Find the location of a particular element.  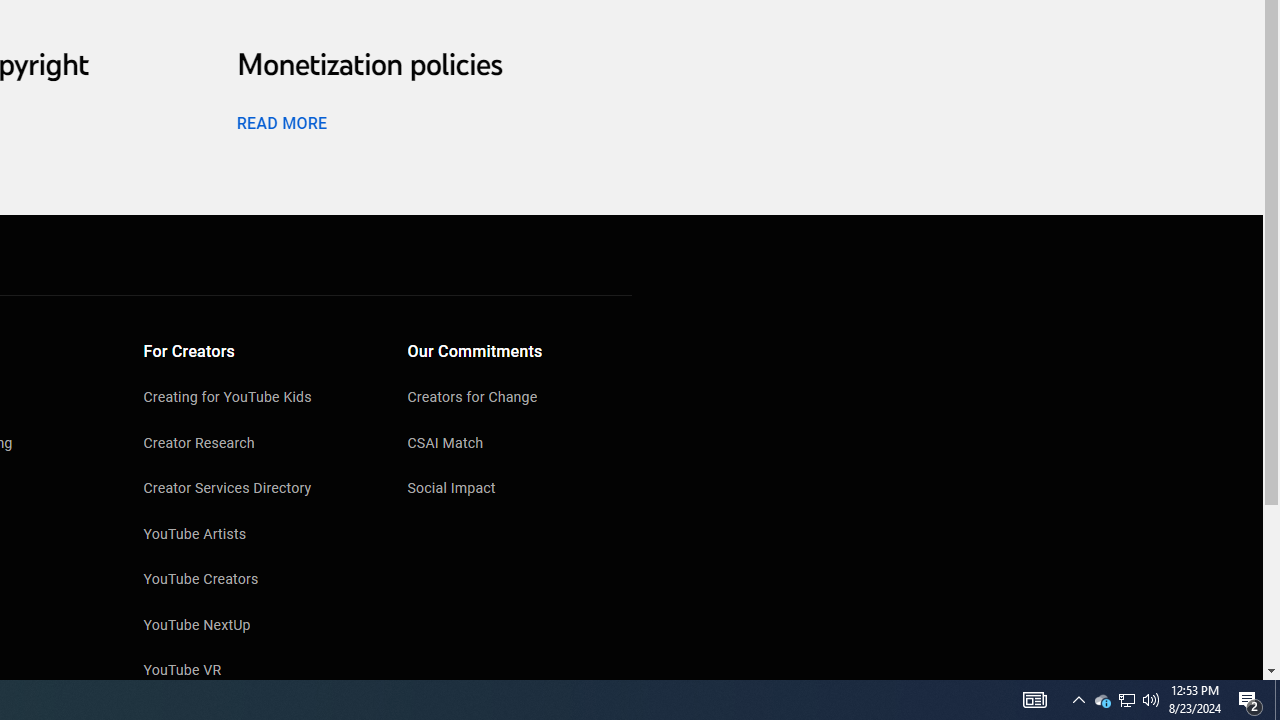

'CSAI Match' is located at coordinates (519, 443).